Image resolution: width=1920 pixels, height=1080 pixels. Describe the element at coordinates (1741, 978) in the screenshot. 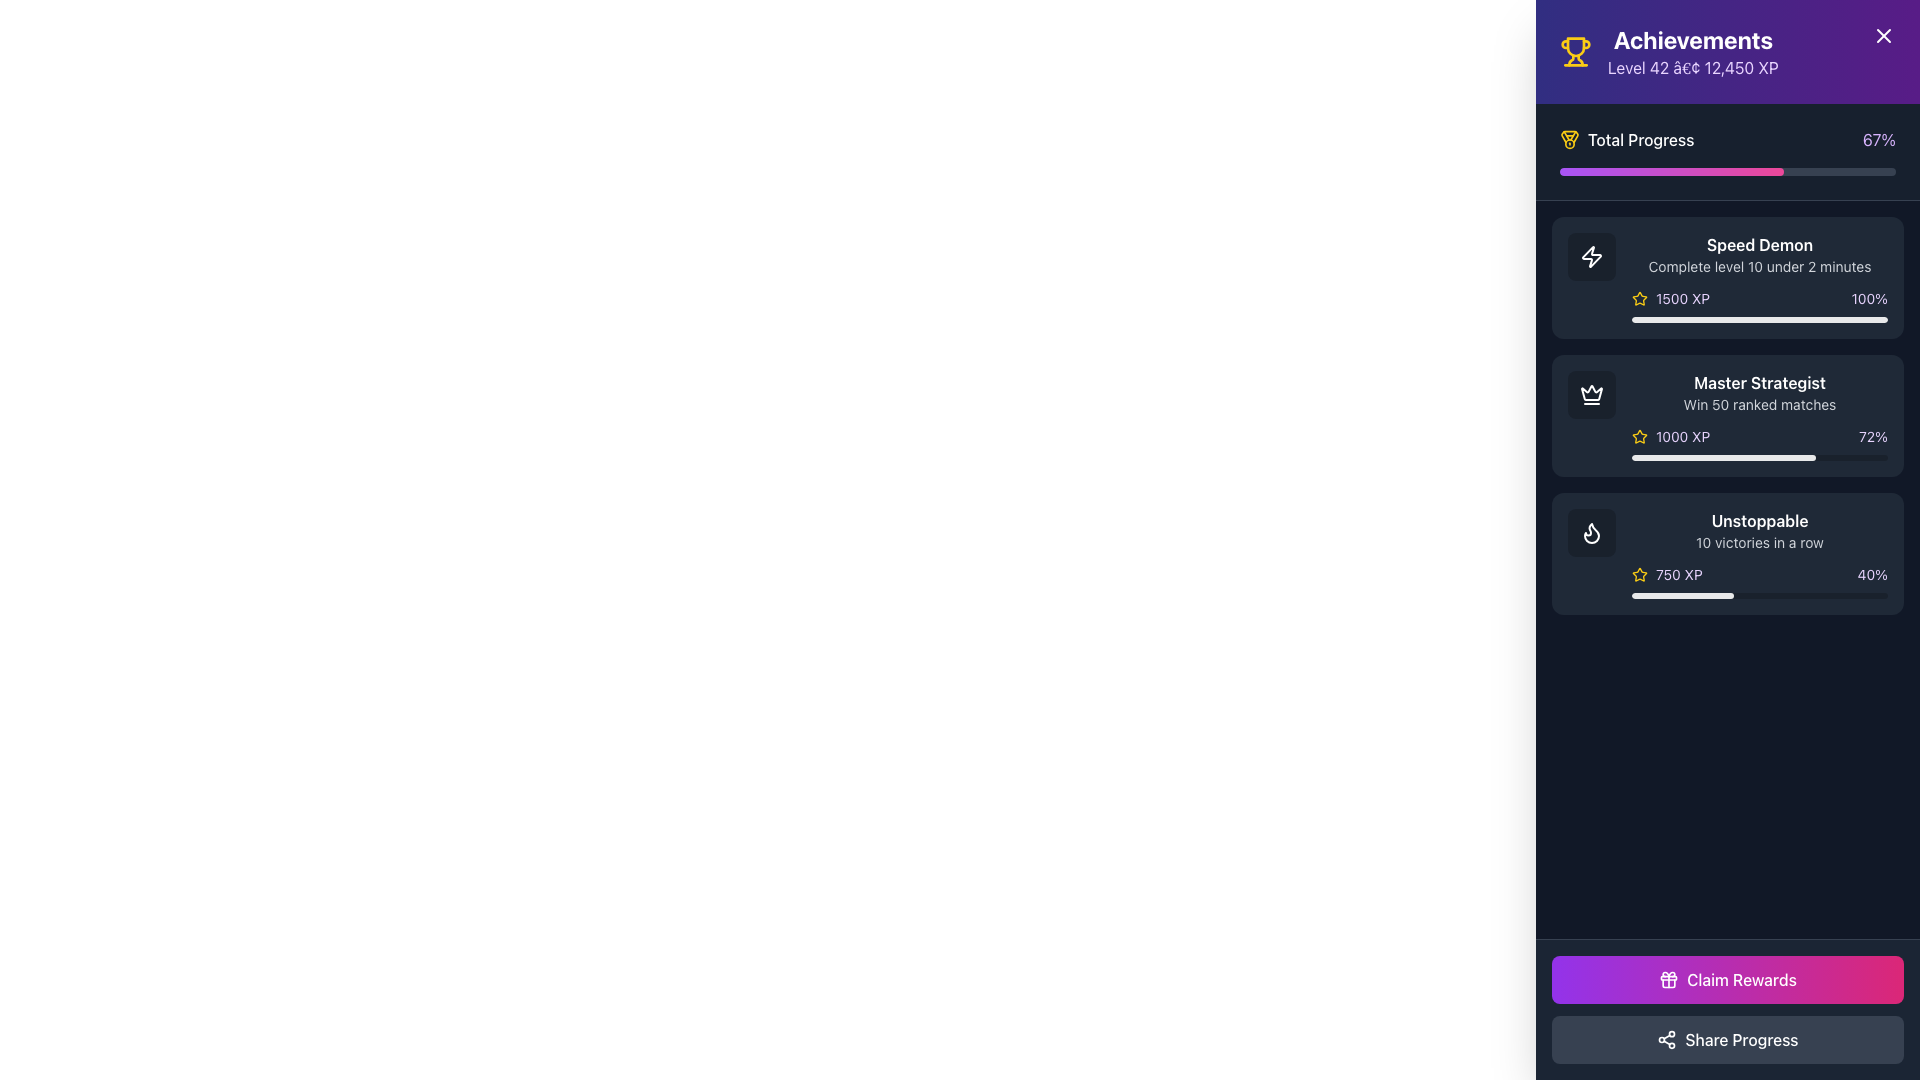

I see `the 'Claim Rewards' label, which is styled in white text on a purple to pink gradient button background, located at the bottom of the vertical panel` at that location.